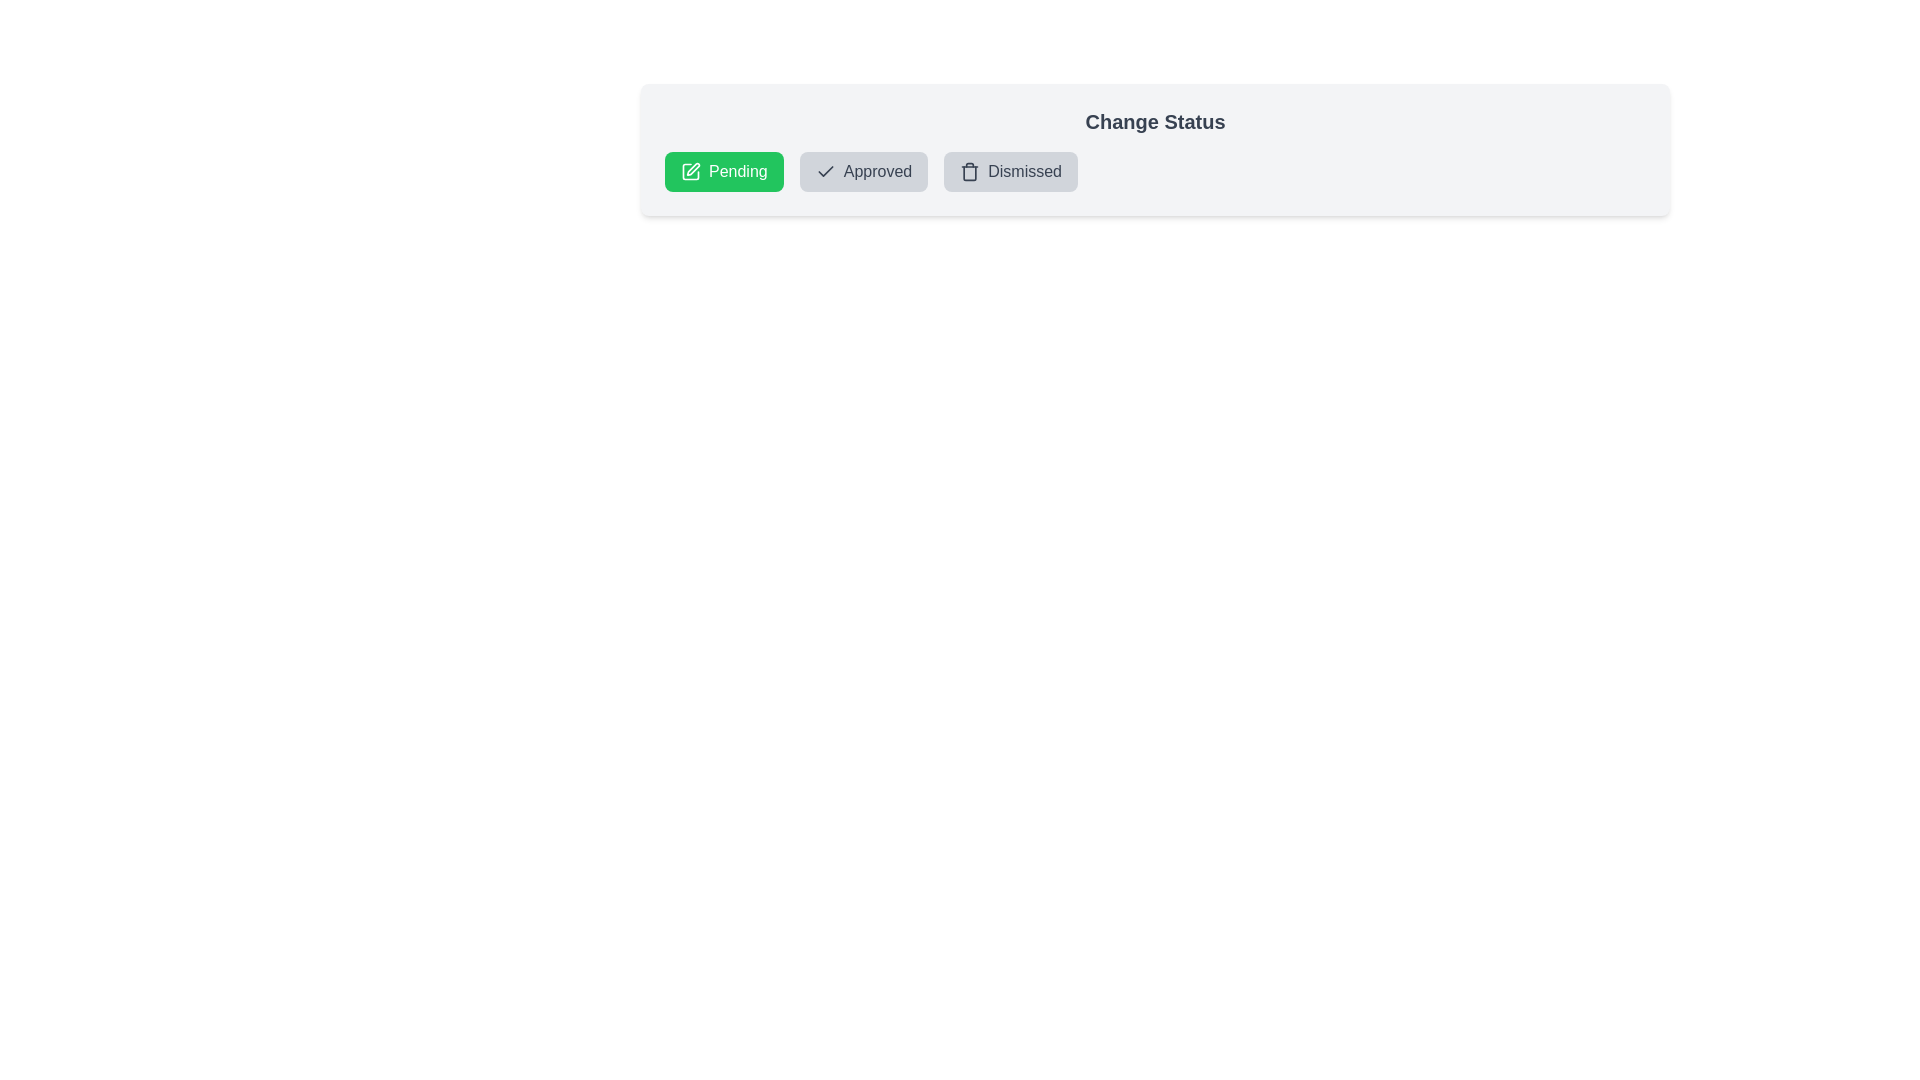 This screenshot has width=1920, height=1080. I want to click on the status chip labeled 'Pending' to view its associated icon, so click(723, 171).